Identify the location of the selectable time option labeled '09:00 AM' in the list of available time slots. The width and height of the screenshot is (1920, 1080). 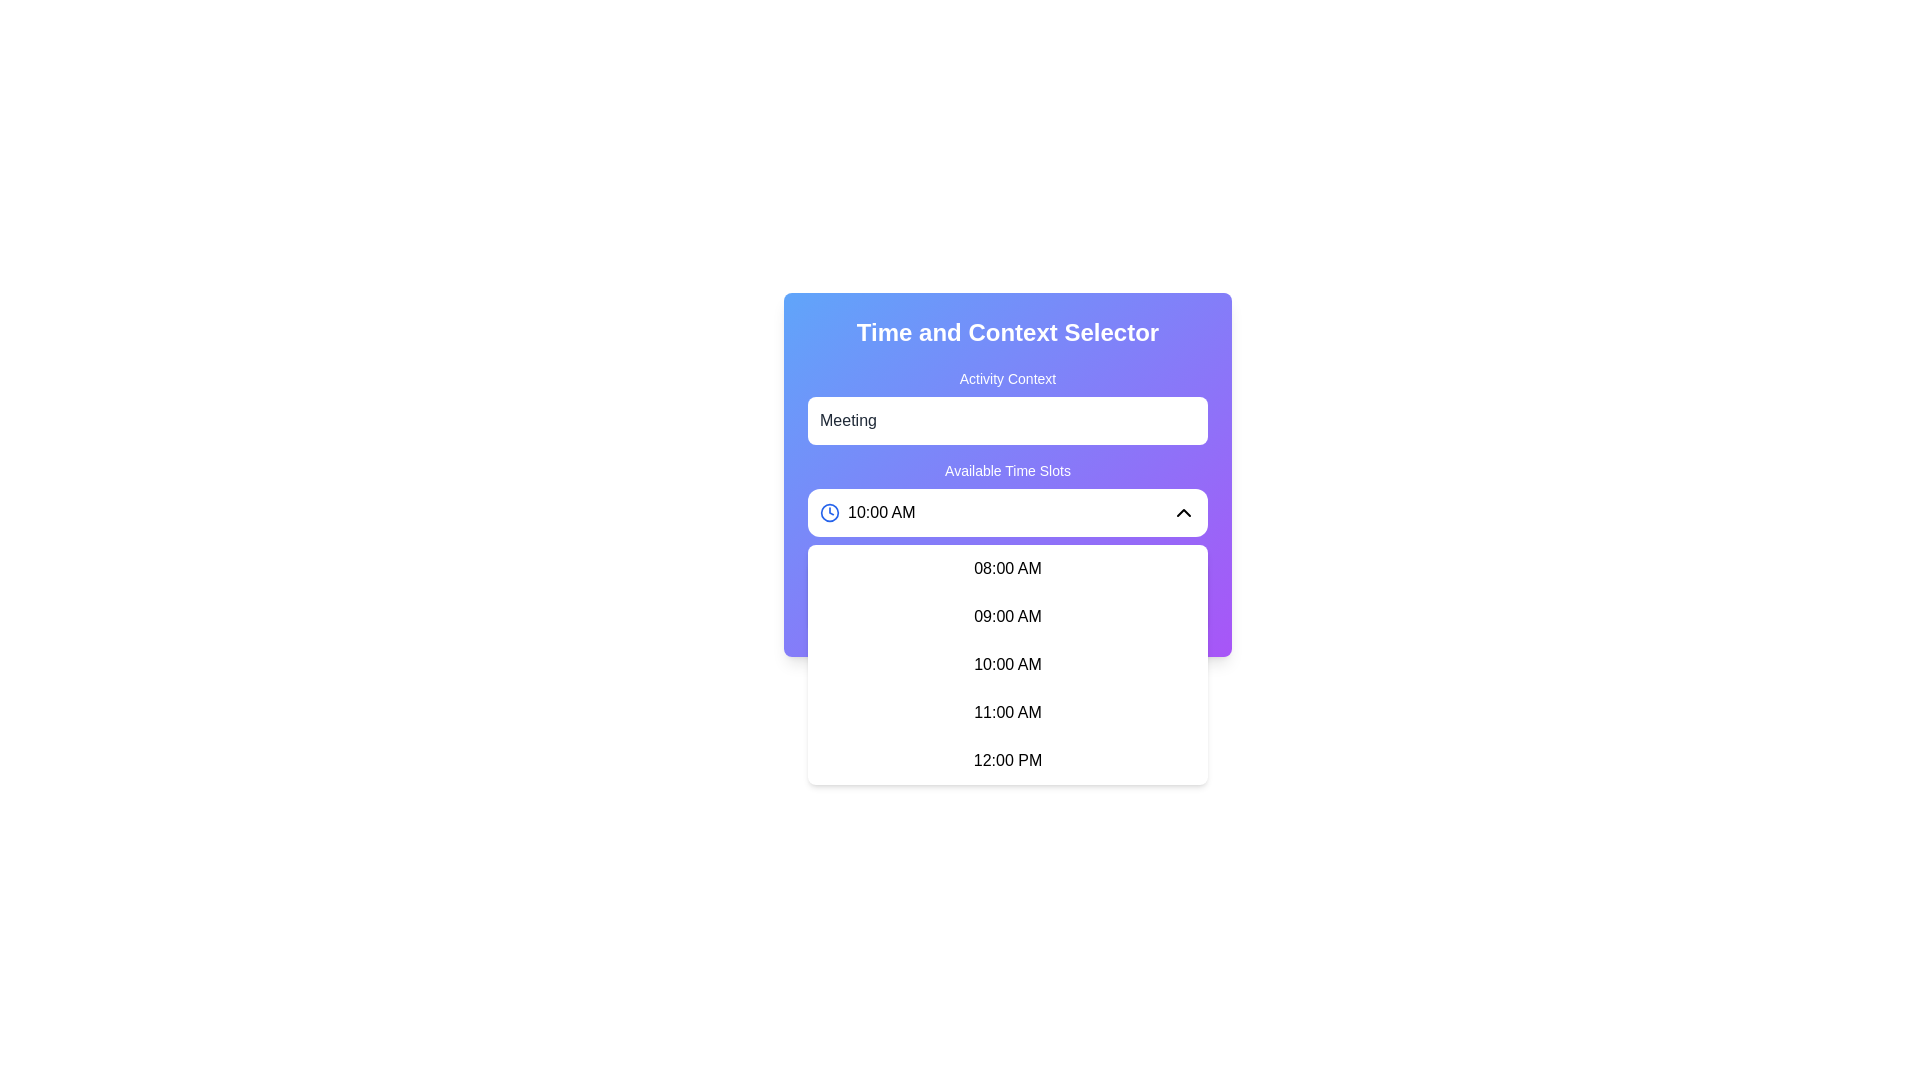
(1008, 616).